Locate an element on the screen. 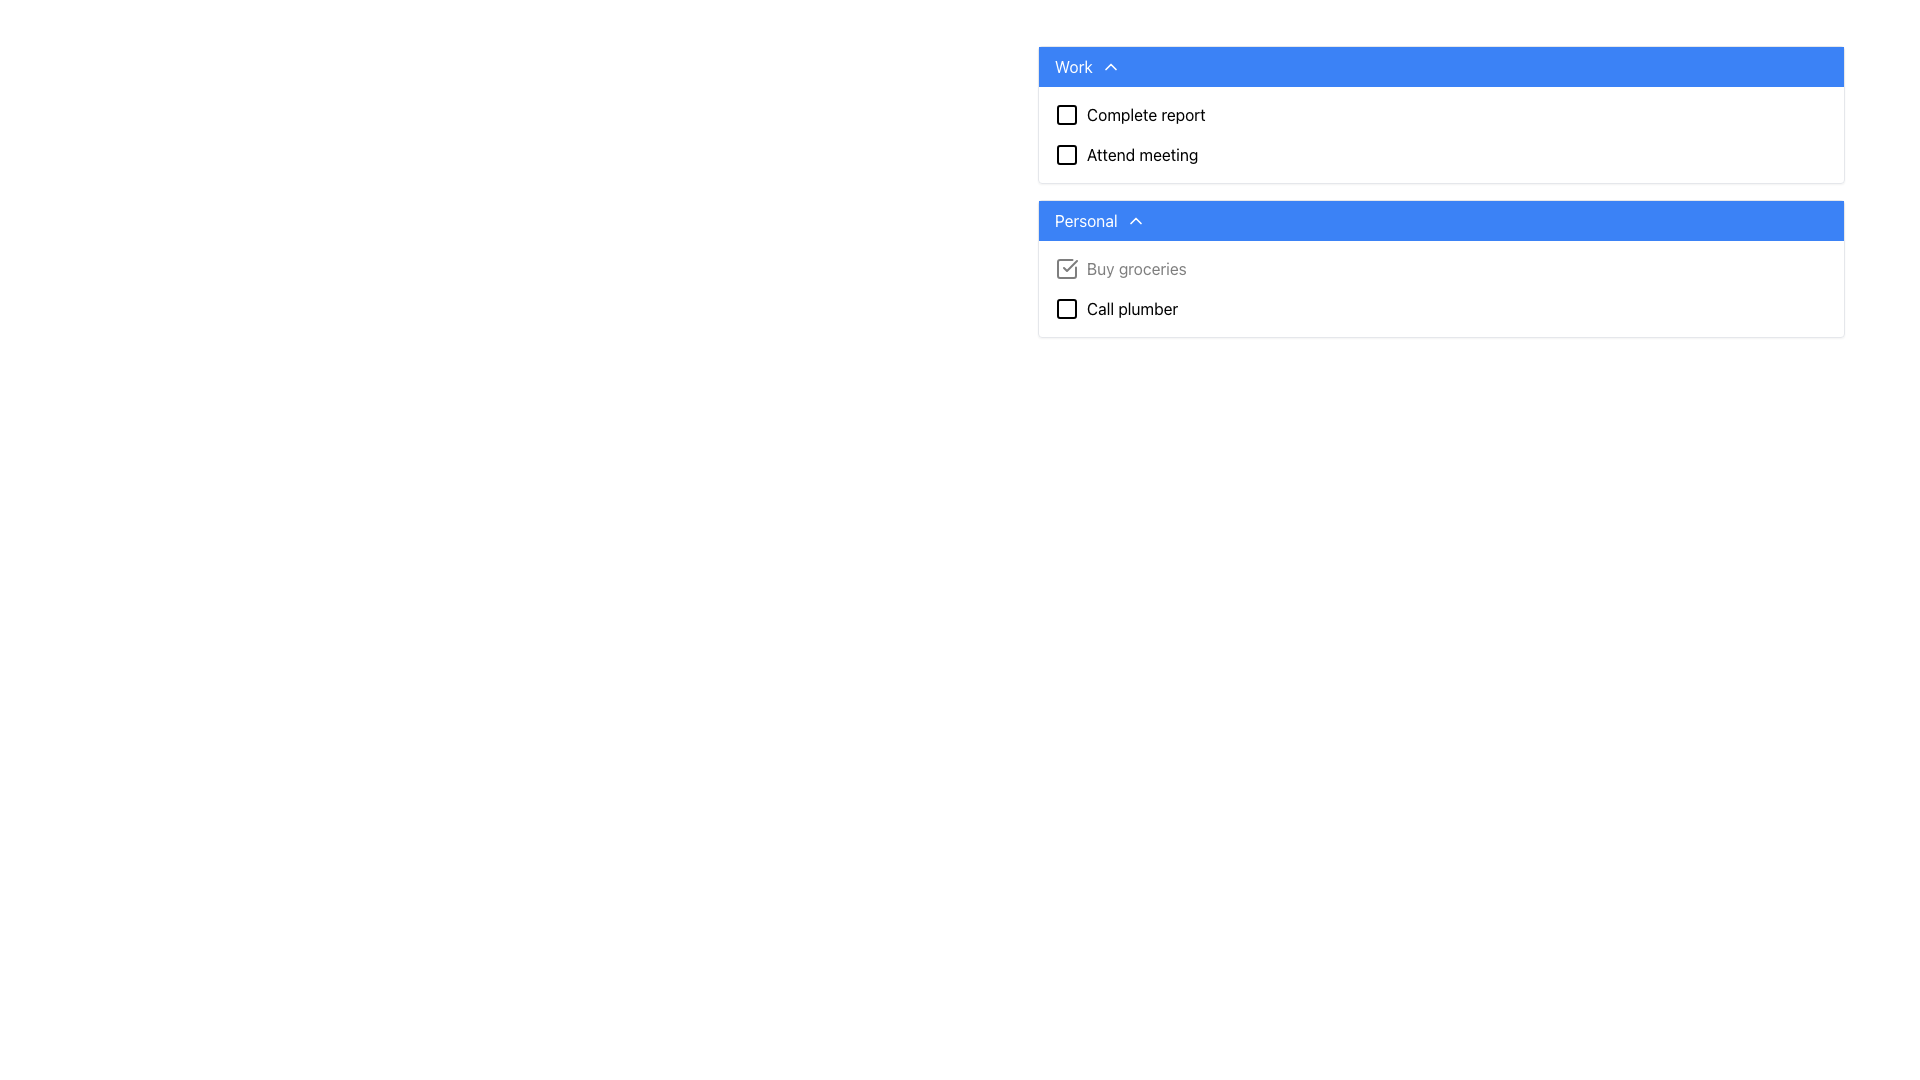  the text label that says 'Attend meeting', which is the second item in the vertical list under the 'Work' section, styled with a standard sans-serif font in black color and aligned horizontally next to a checkbox is located at coordinates (1142, 153).